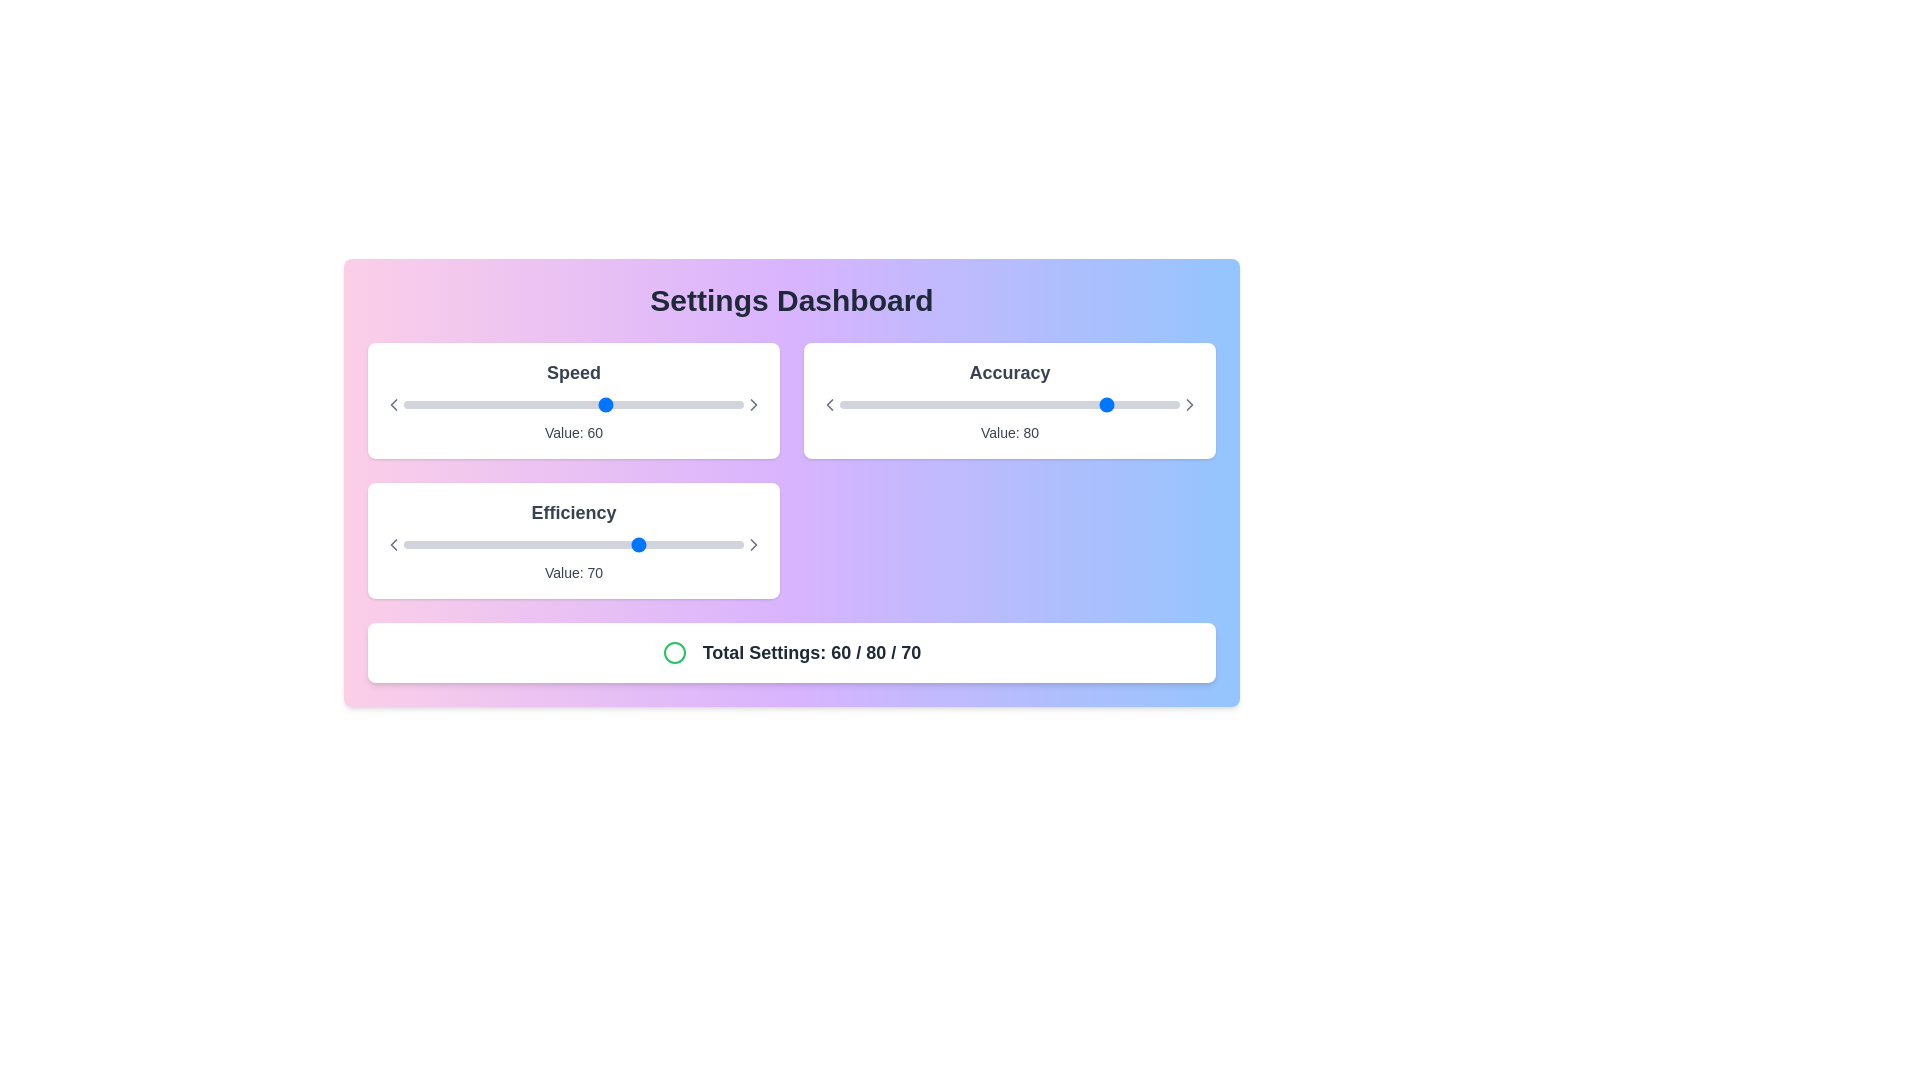 Image resolution: width=1920 pixels, height=1080 pixels. I want to click on the accuracy slider, so click(1156, 405).